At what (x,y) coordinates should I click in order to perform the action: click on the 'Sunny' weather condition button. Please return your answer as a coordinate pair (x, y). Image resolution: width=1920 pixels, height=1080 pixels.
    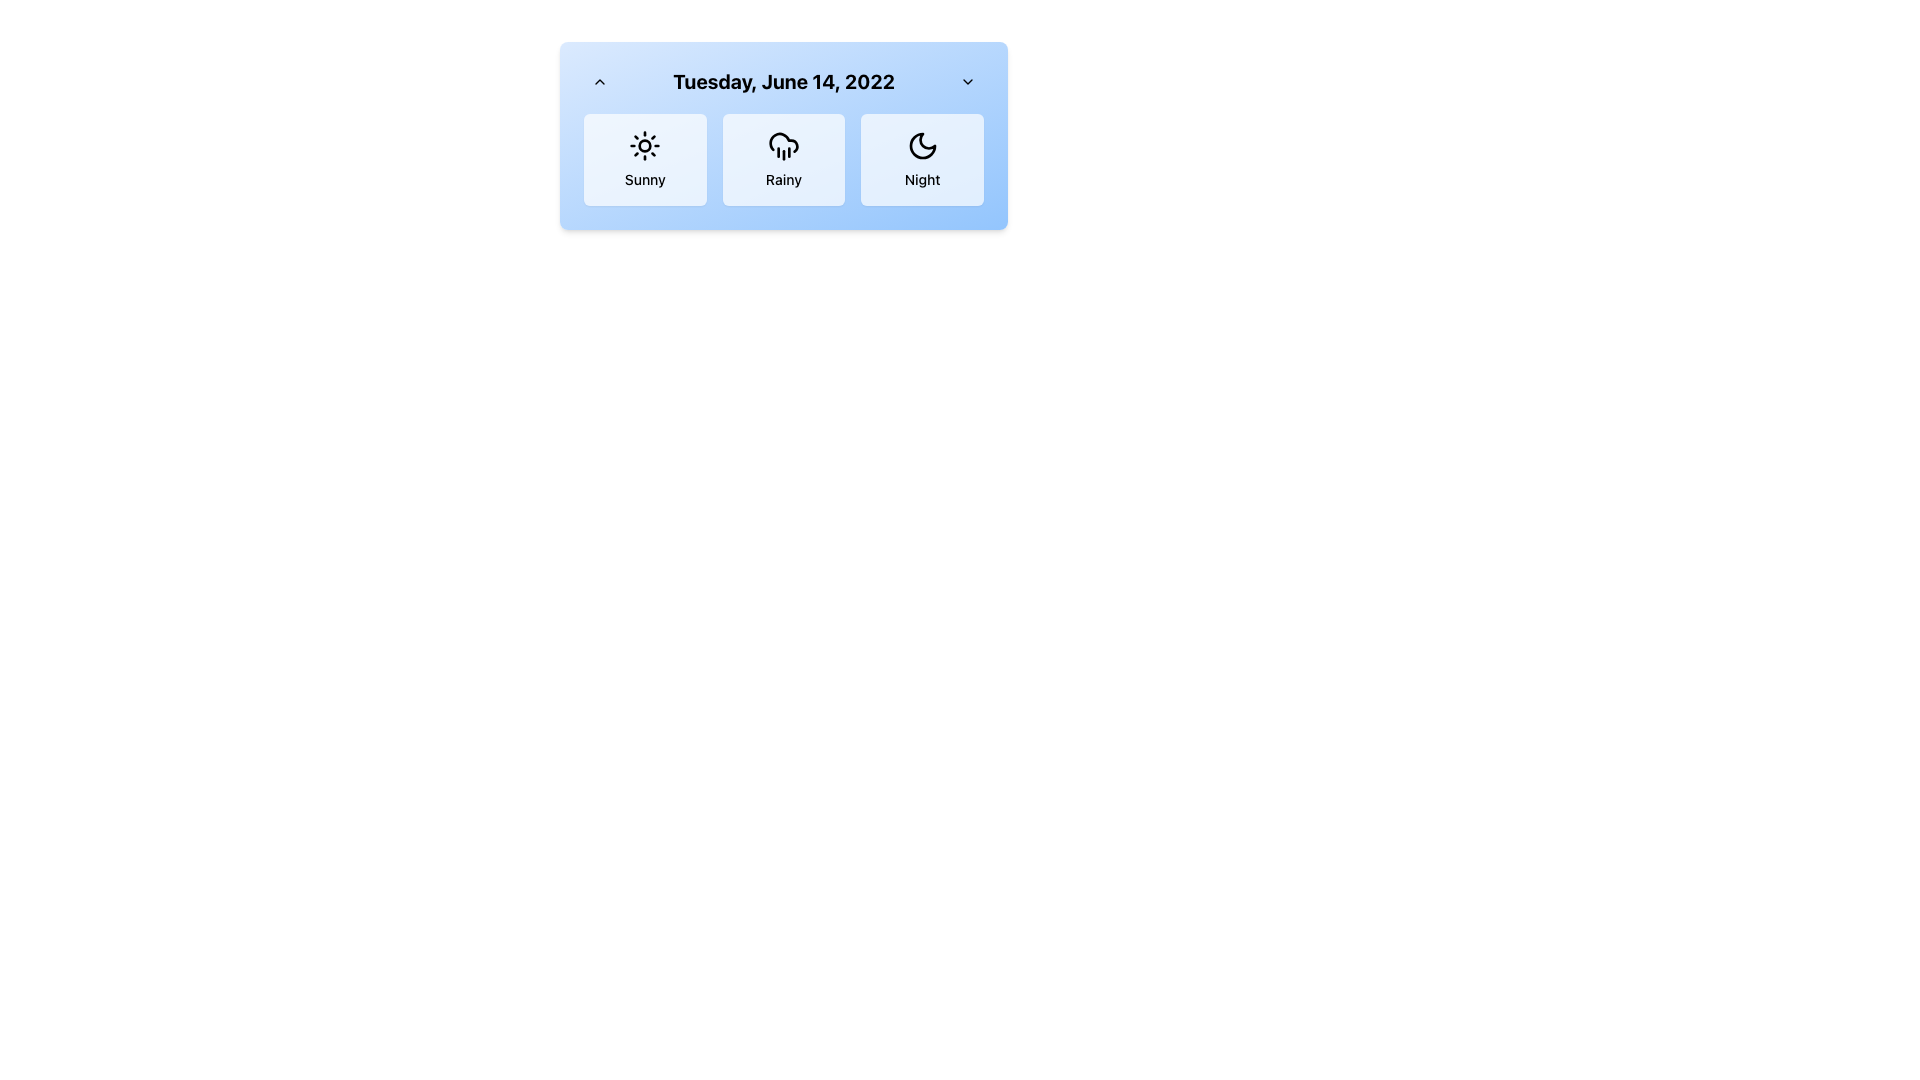
    Looking at the image, I should click on (645, 158).